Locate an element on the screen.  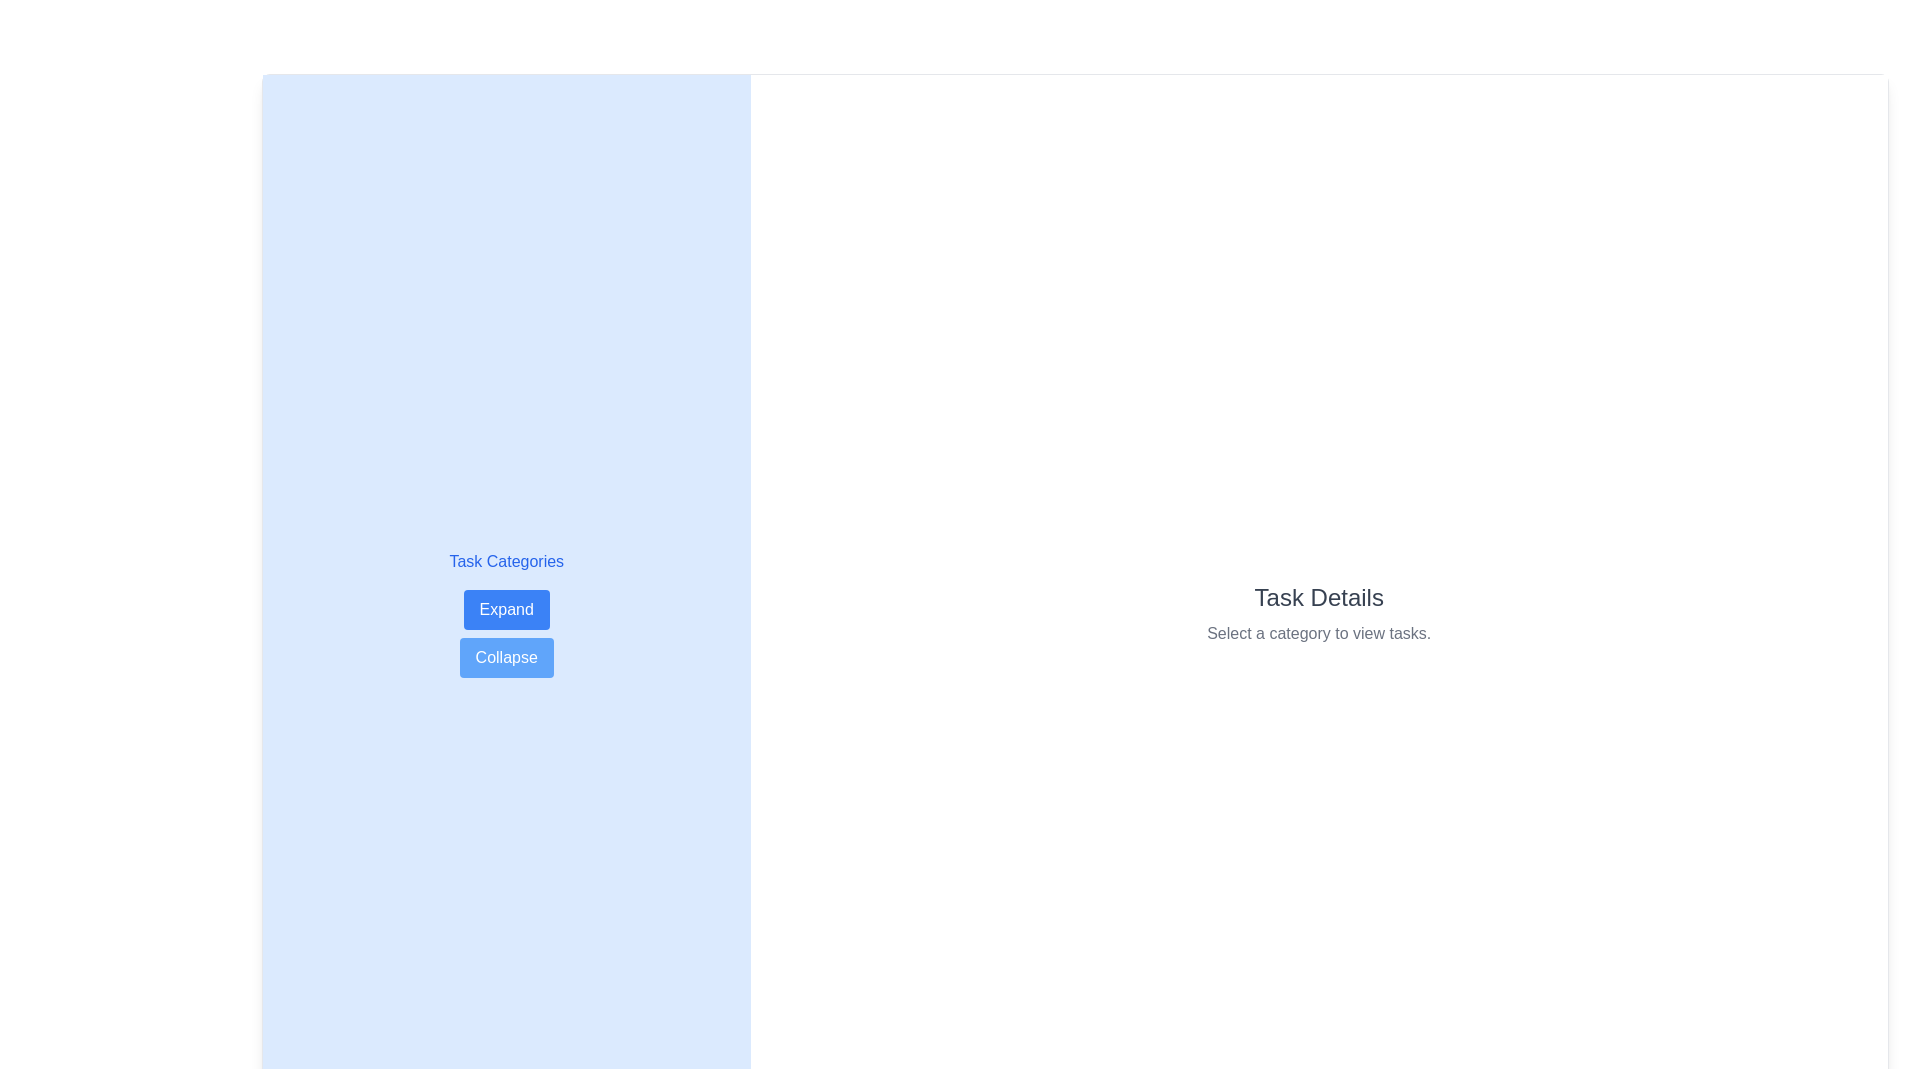
the 'Collapse' button, which is a rectangular button with a blue background and white text, located below the 'Expand' button in the left panel under 'Task Categories' is located at coordinates (506, 658).